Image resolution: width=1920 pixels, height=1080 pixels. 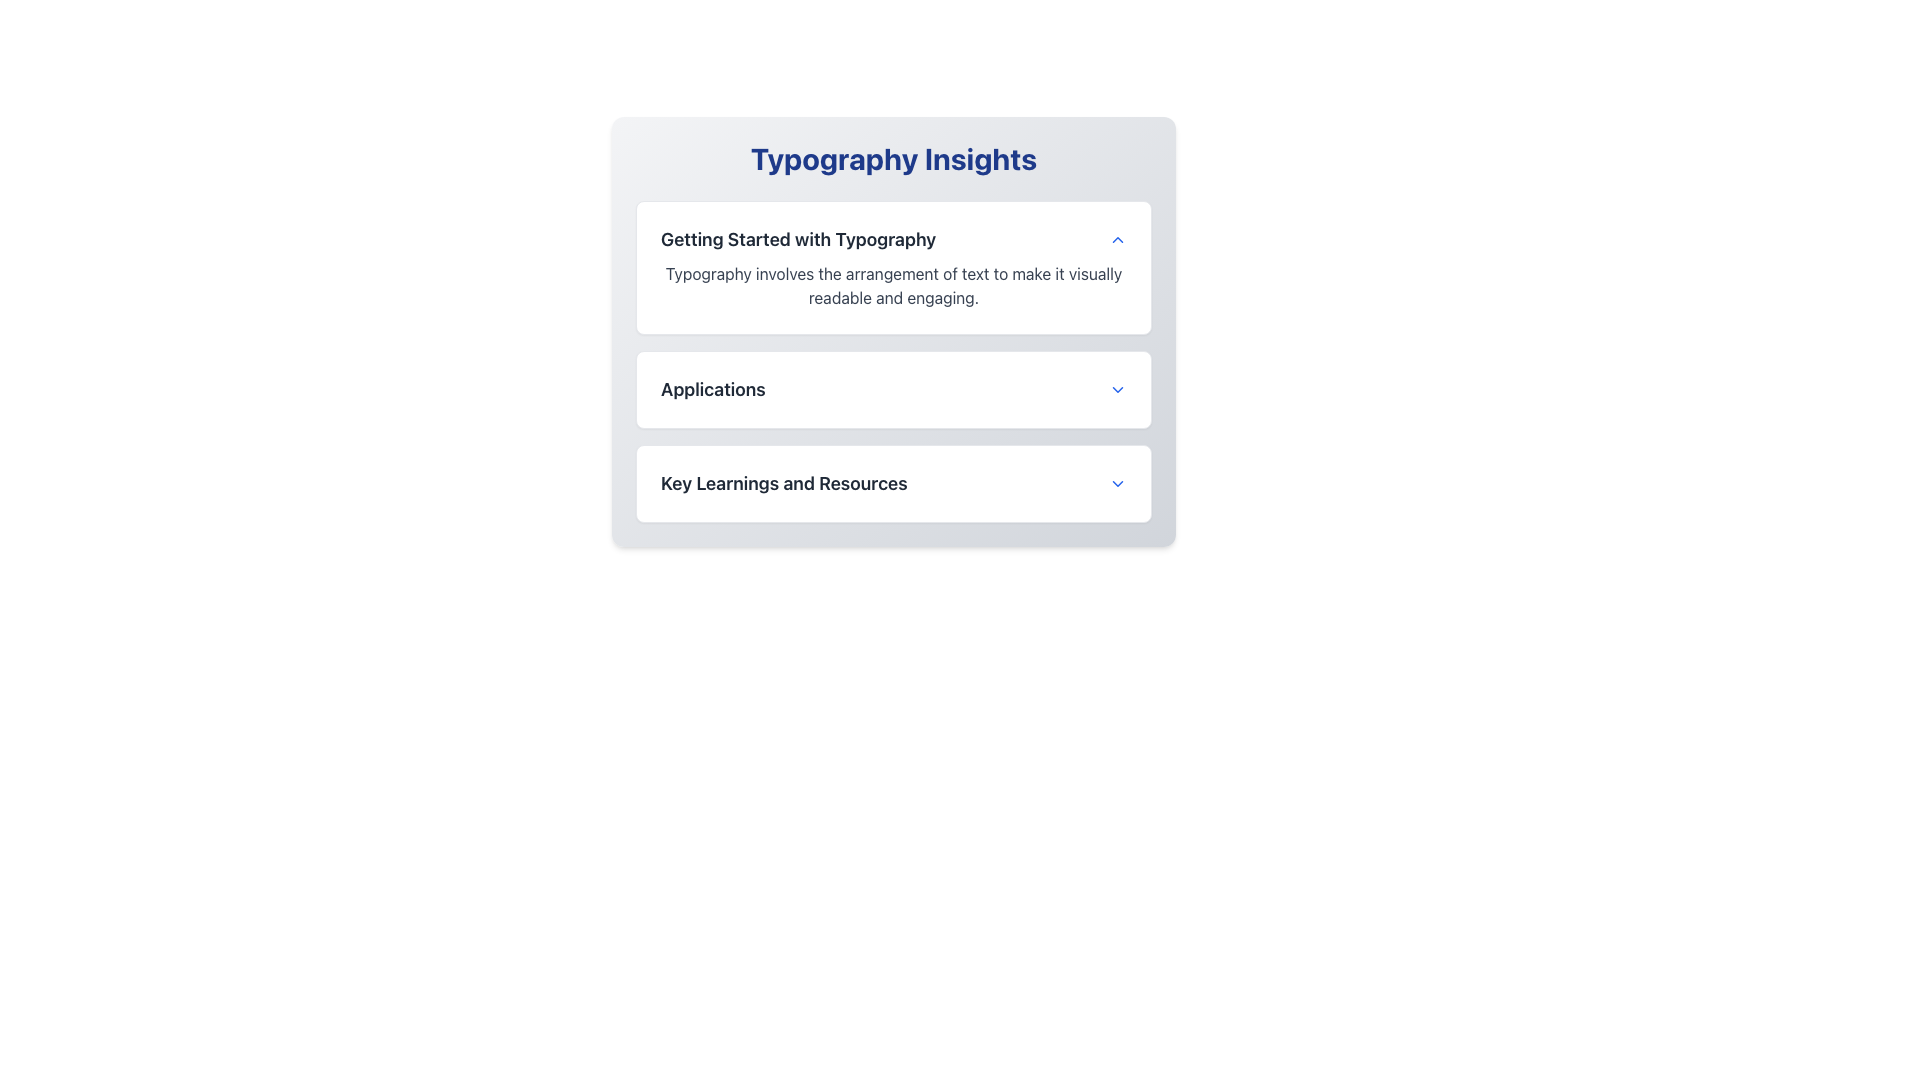 What do you see at coordinates (892, 483) in the screenshot?
I see `the dropdown menu header titled 'Key Learnings and Resources'` at bounding box center [892, 483].